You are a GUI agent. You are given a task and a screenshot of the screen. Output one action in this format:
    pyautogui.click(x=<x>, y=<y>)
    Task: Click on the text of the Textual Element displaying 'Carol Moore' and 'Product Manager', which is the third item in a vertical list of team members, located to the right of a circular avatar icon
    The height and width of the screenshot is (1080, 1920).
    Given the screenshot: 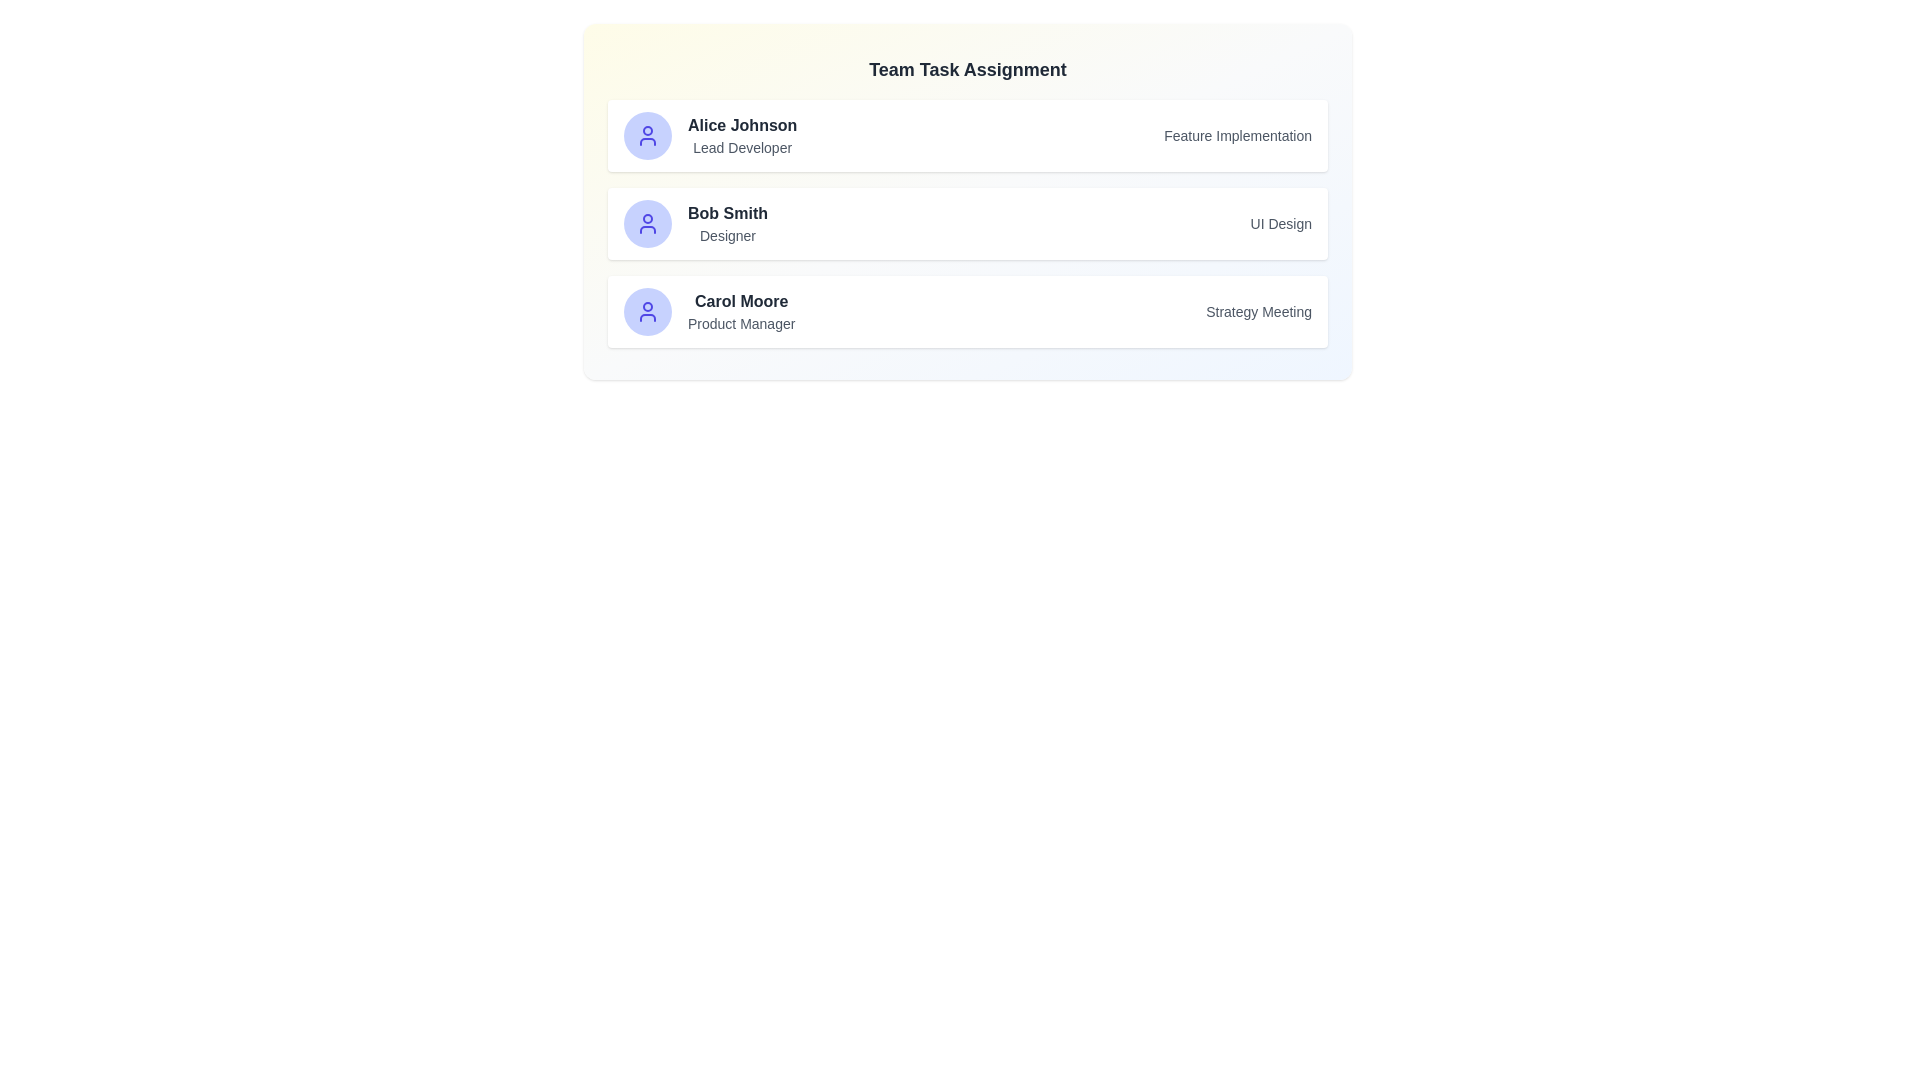 What is the action you would take?
    pyautogui.click(x=740, y=312)
    